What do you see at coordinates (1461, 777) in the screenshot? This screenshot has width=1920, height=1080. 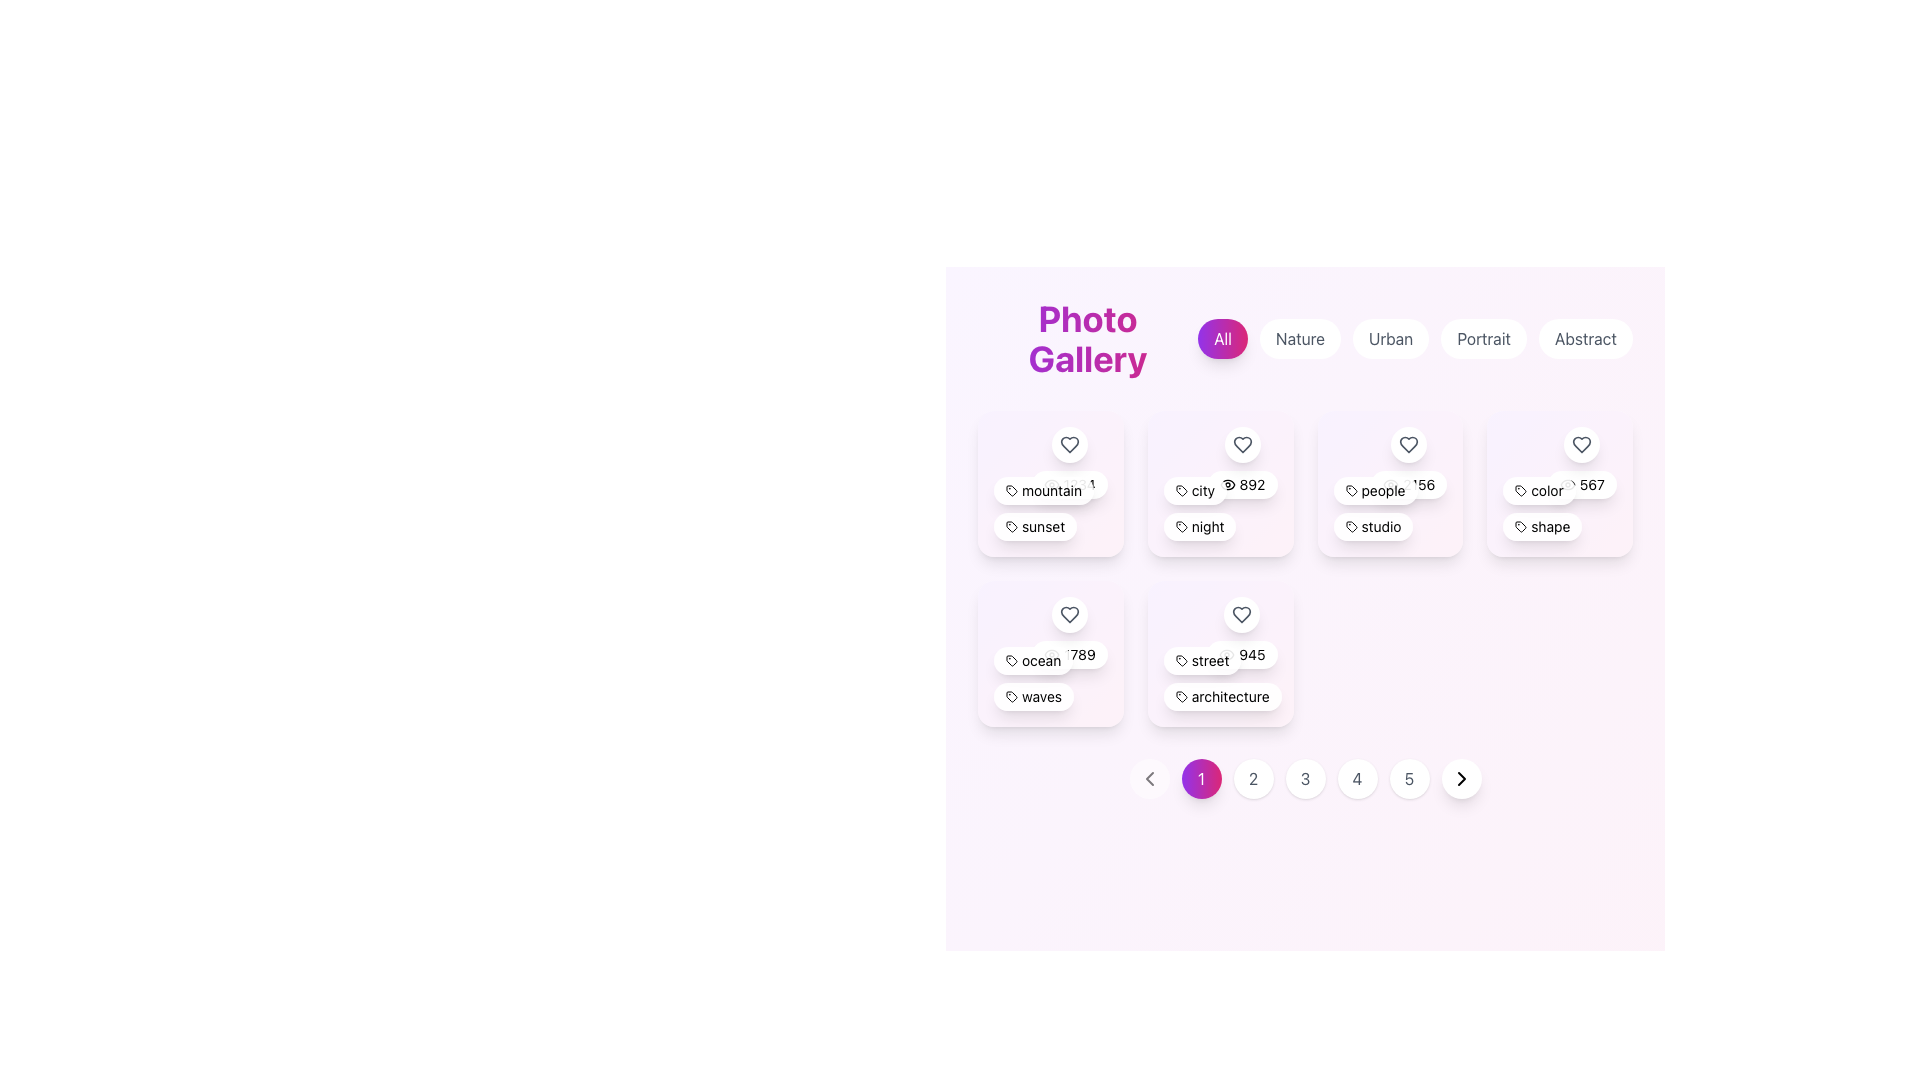 I see `the right-facing chevron icon within the circular white button located at the bottom-right of the interface` at bounding box center [1461, 777].